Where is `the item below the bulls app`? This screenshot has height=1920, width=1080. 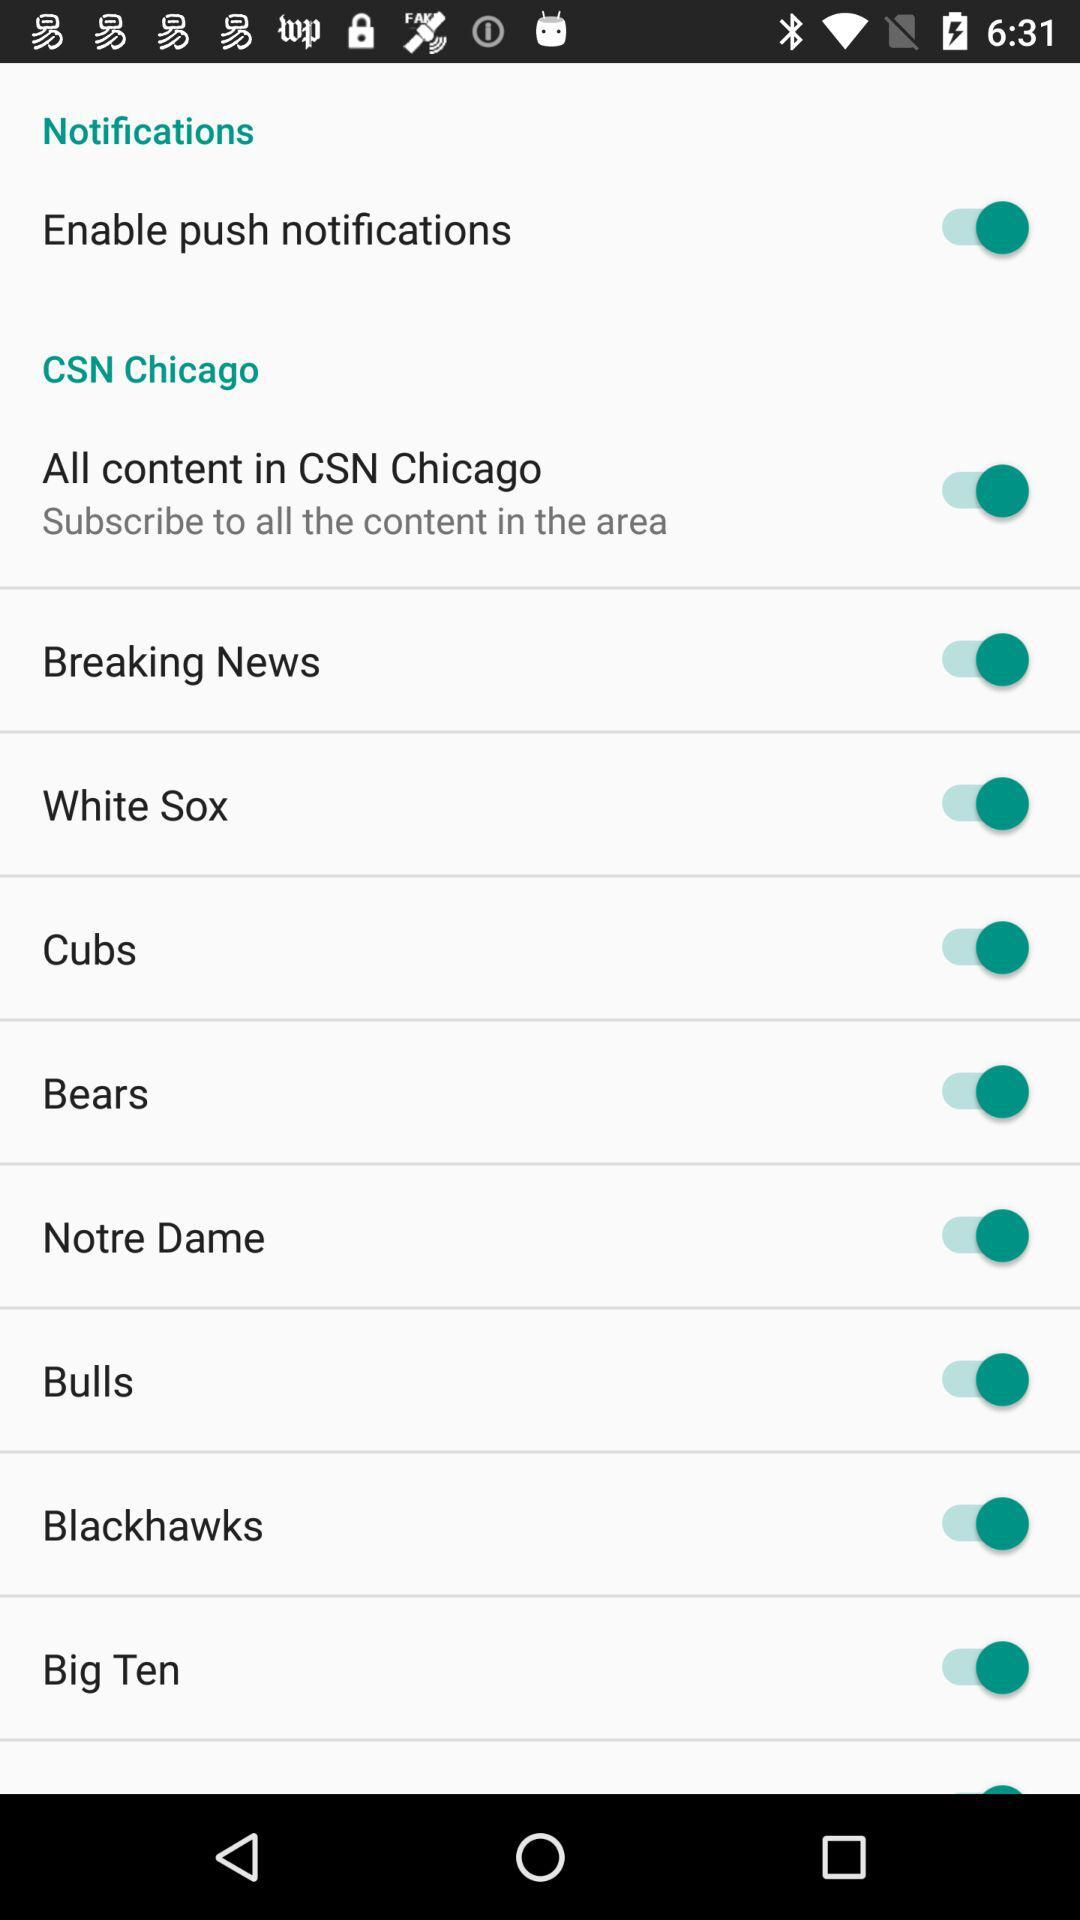 the item below the bulls app is located at coordinates (152, 1522).